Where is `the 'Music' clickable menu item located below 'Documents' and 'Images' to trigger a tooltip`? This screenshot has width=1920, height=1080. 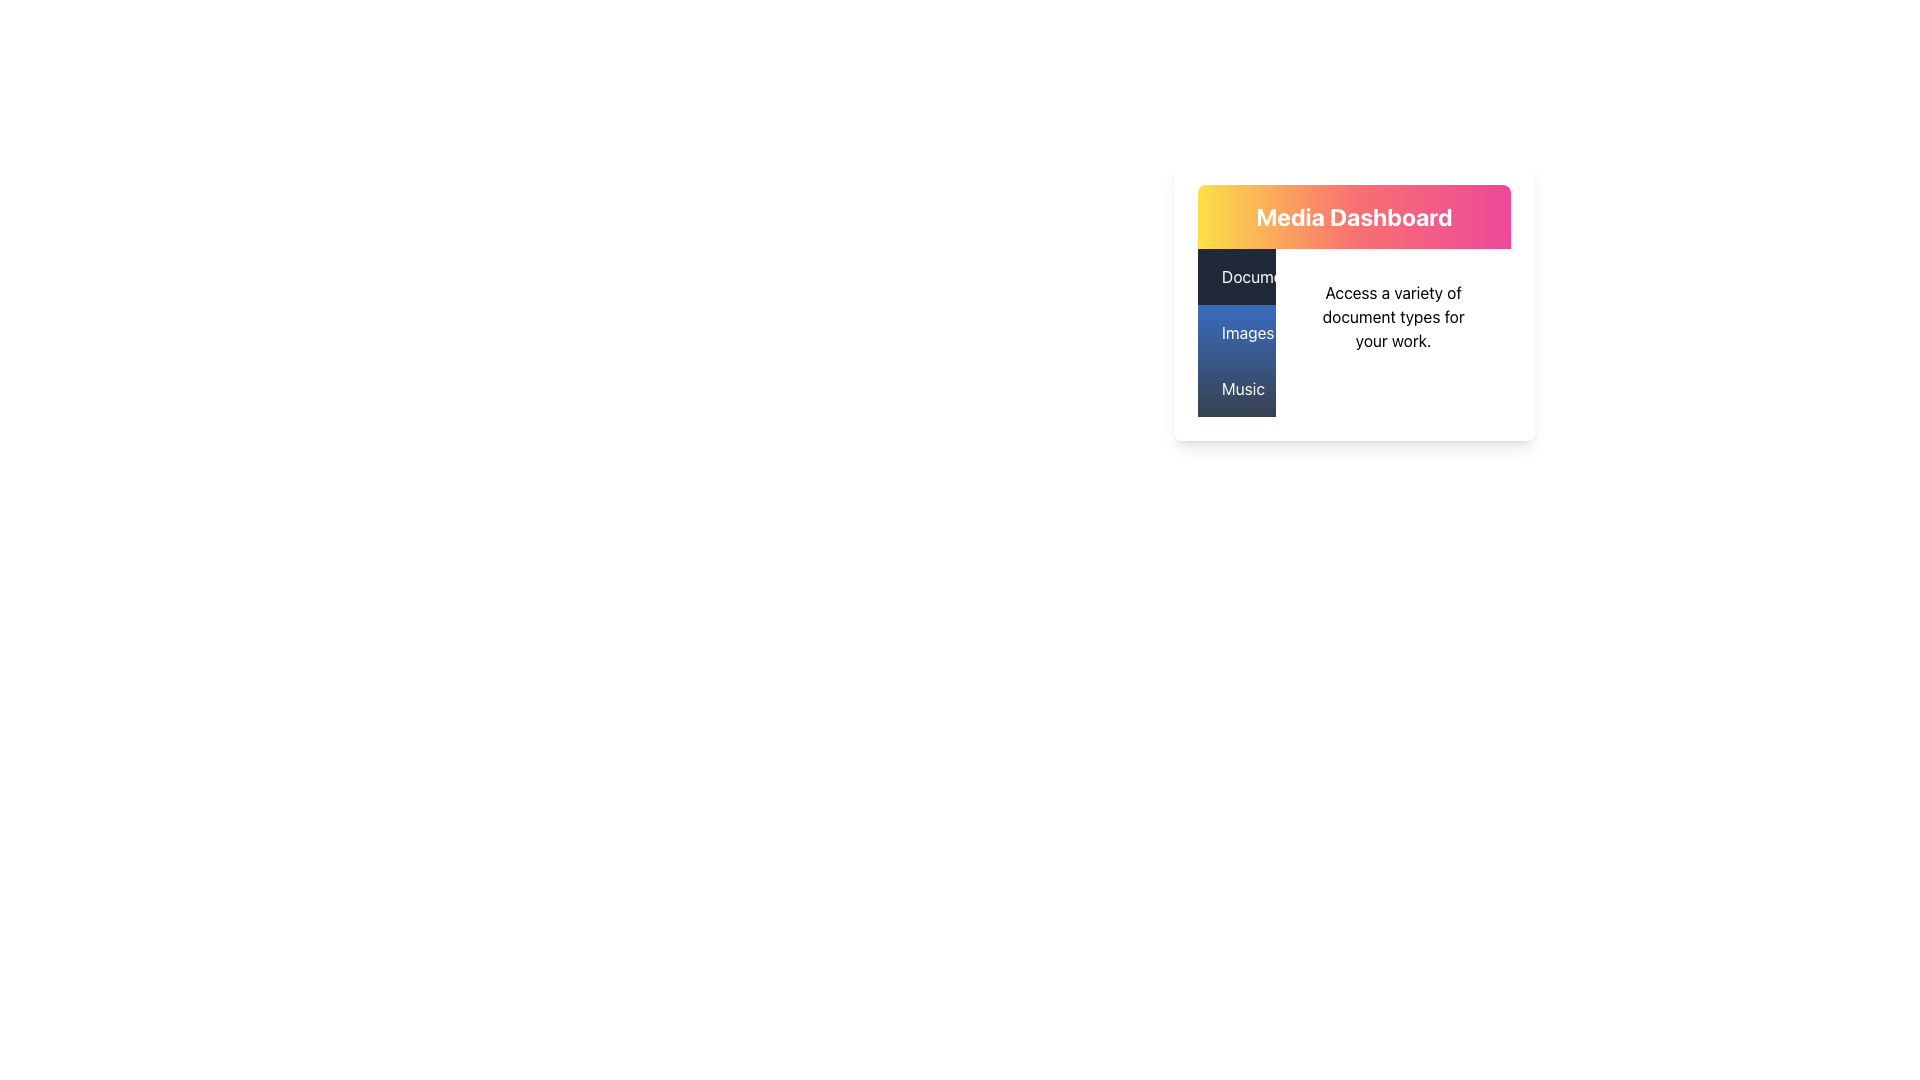 the 'Music' clickable menu item located below 'Documents' and 'Images' to trigger a tooltip is located at coordinates (1236, 389).